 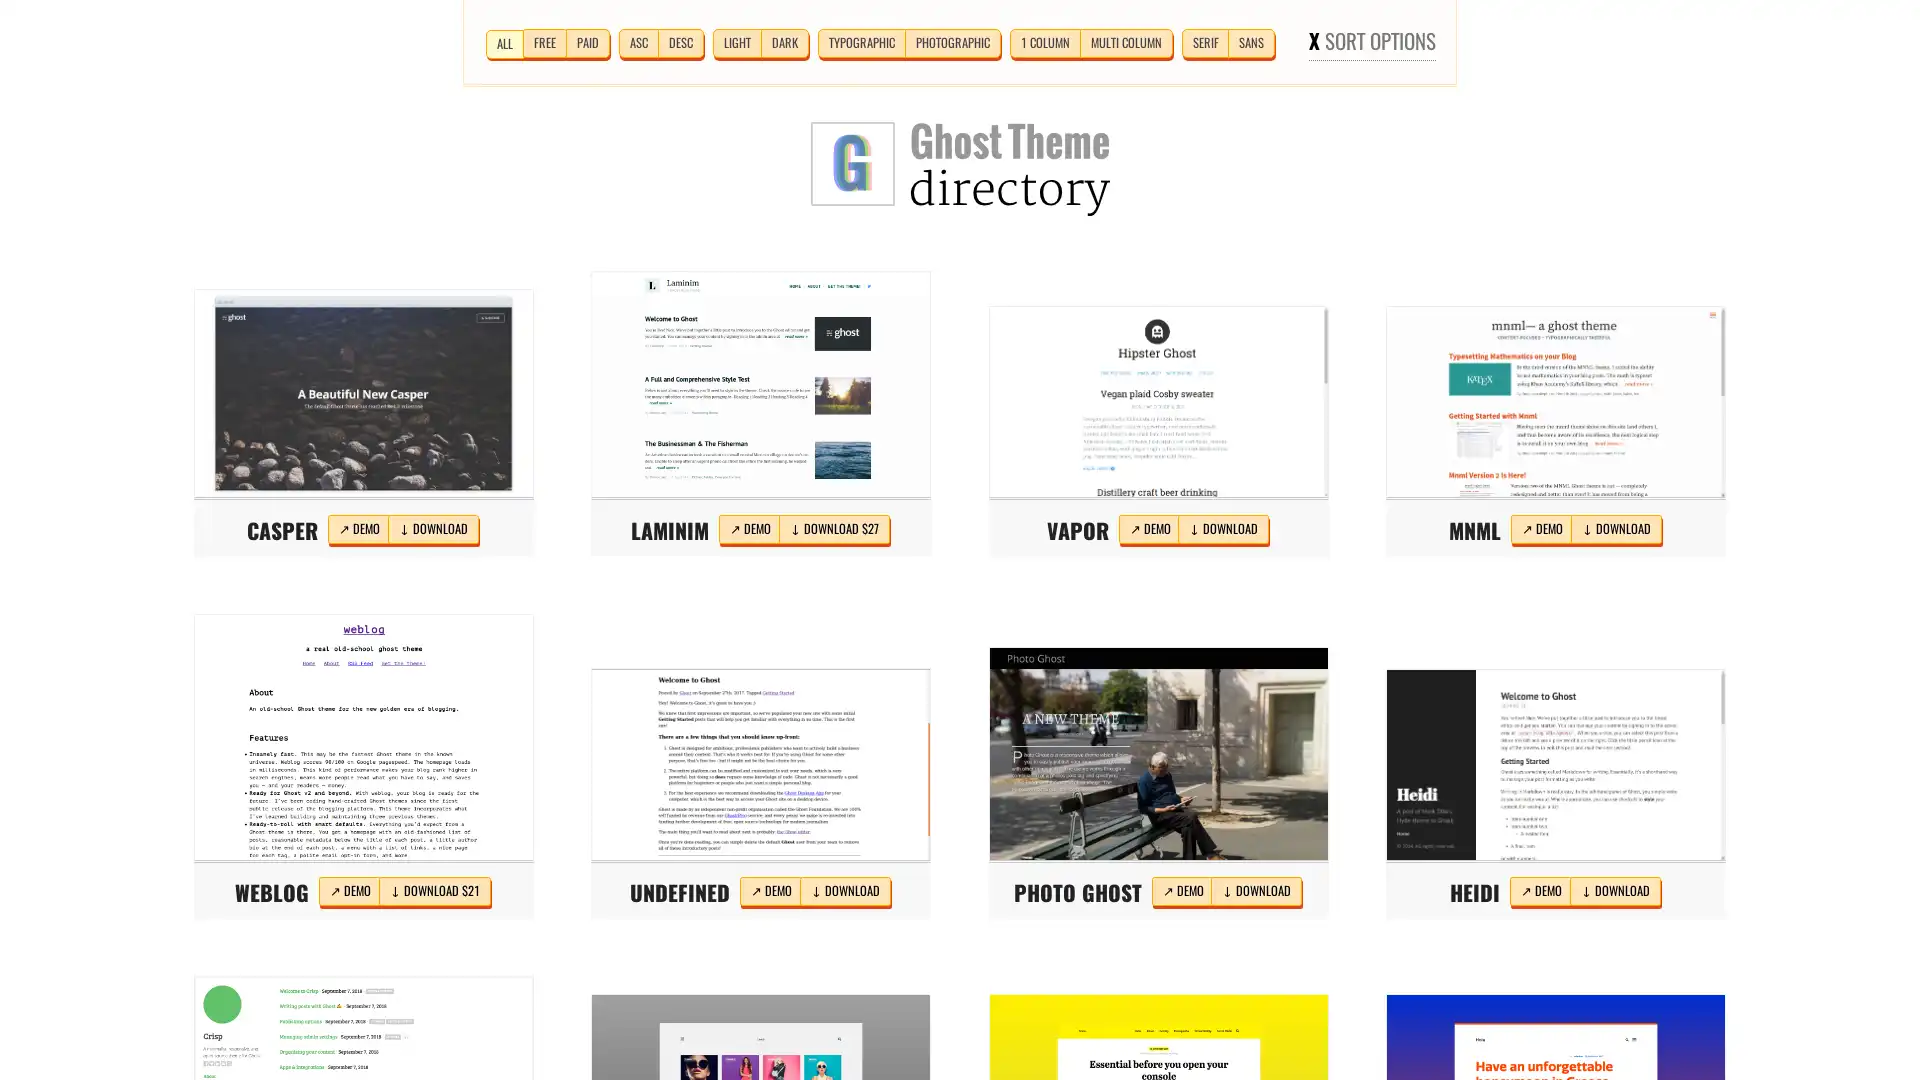 I want to click on ASC, so click(x=637, y=42).